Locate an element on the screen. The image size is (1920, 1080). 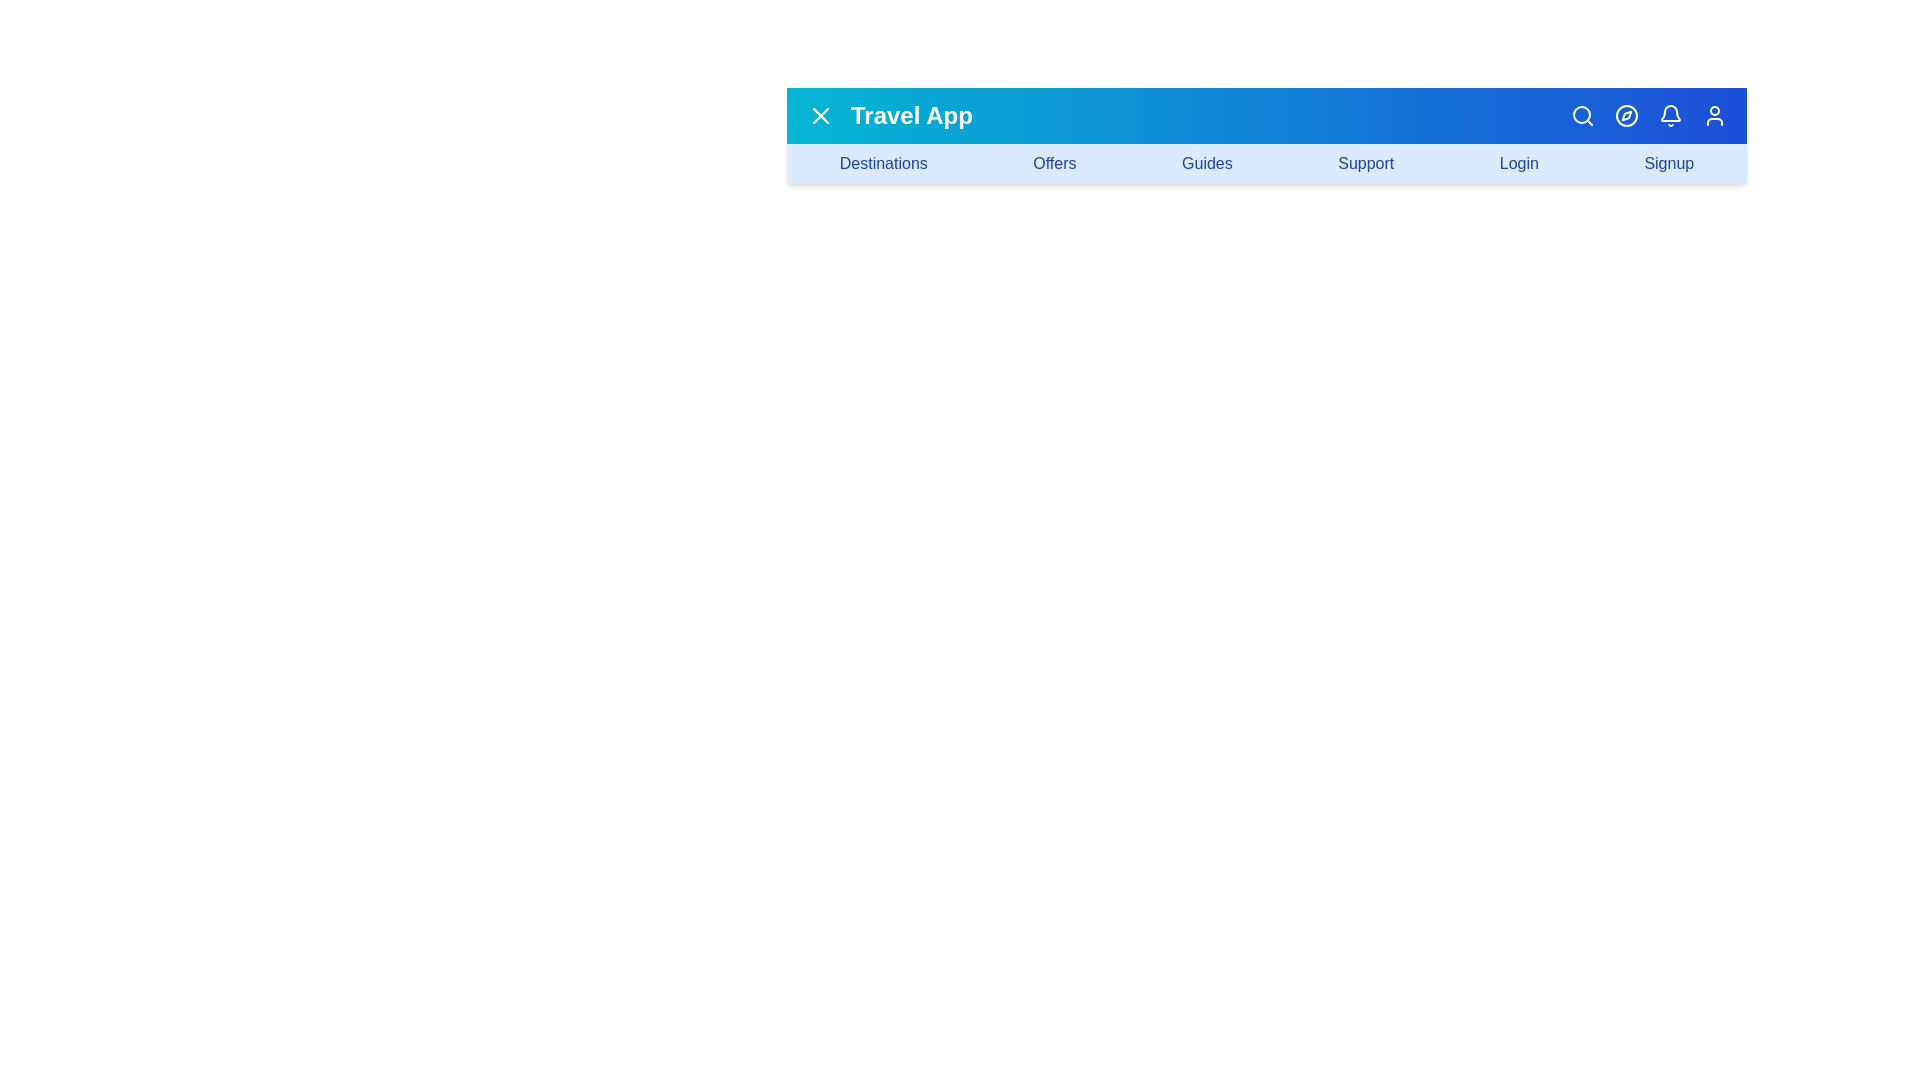
the navigation link labeled 'Support' is located at coordinates (1365, 163).